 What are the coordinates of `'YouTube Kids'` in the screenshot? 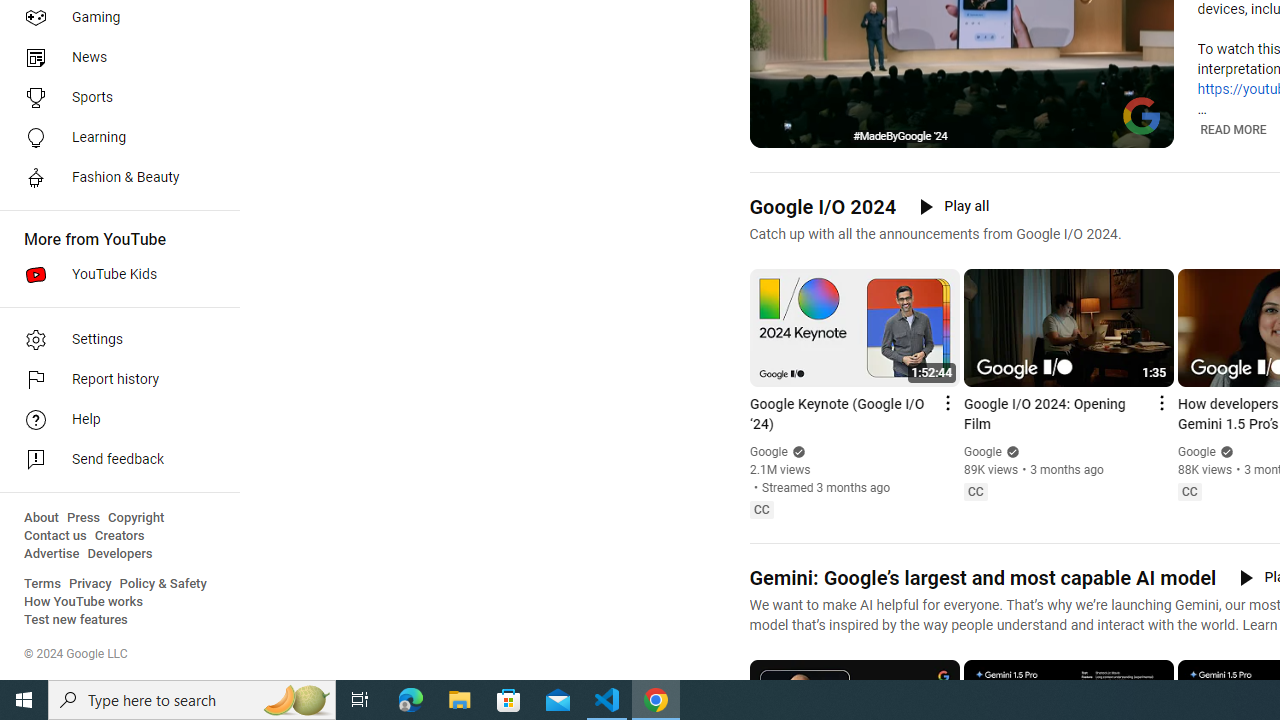 It's located at (112, 275).